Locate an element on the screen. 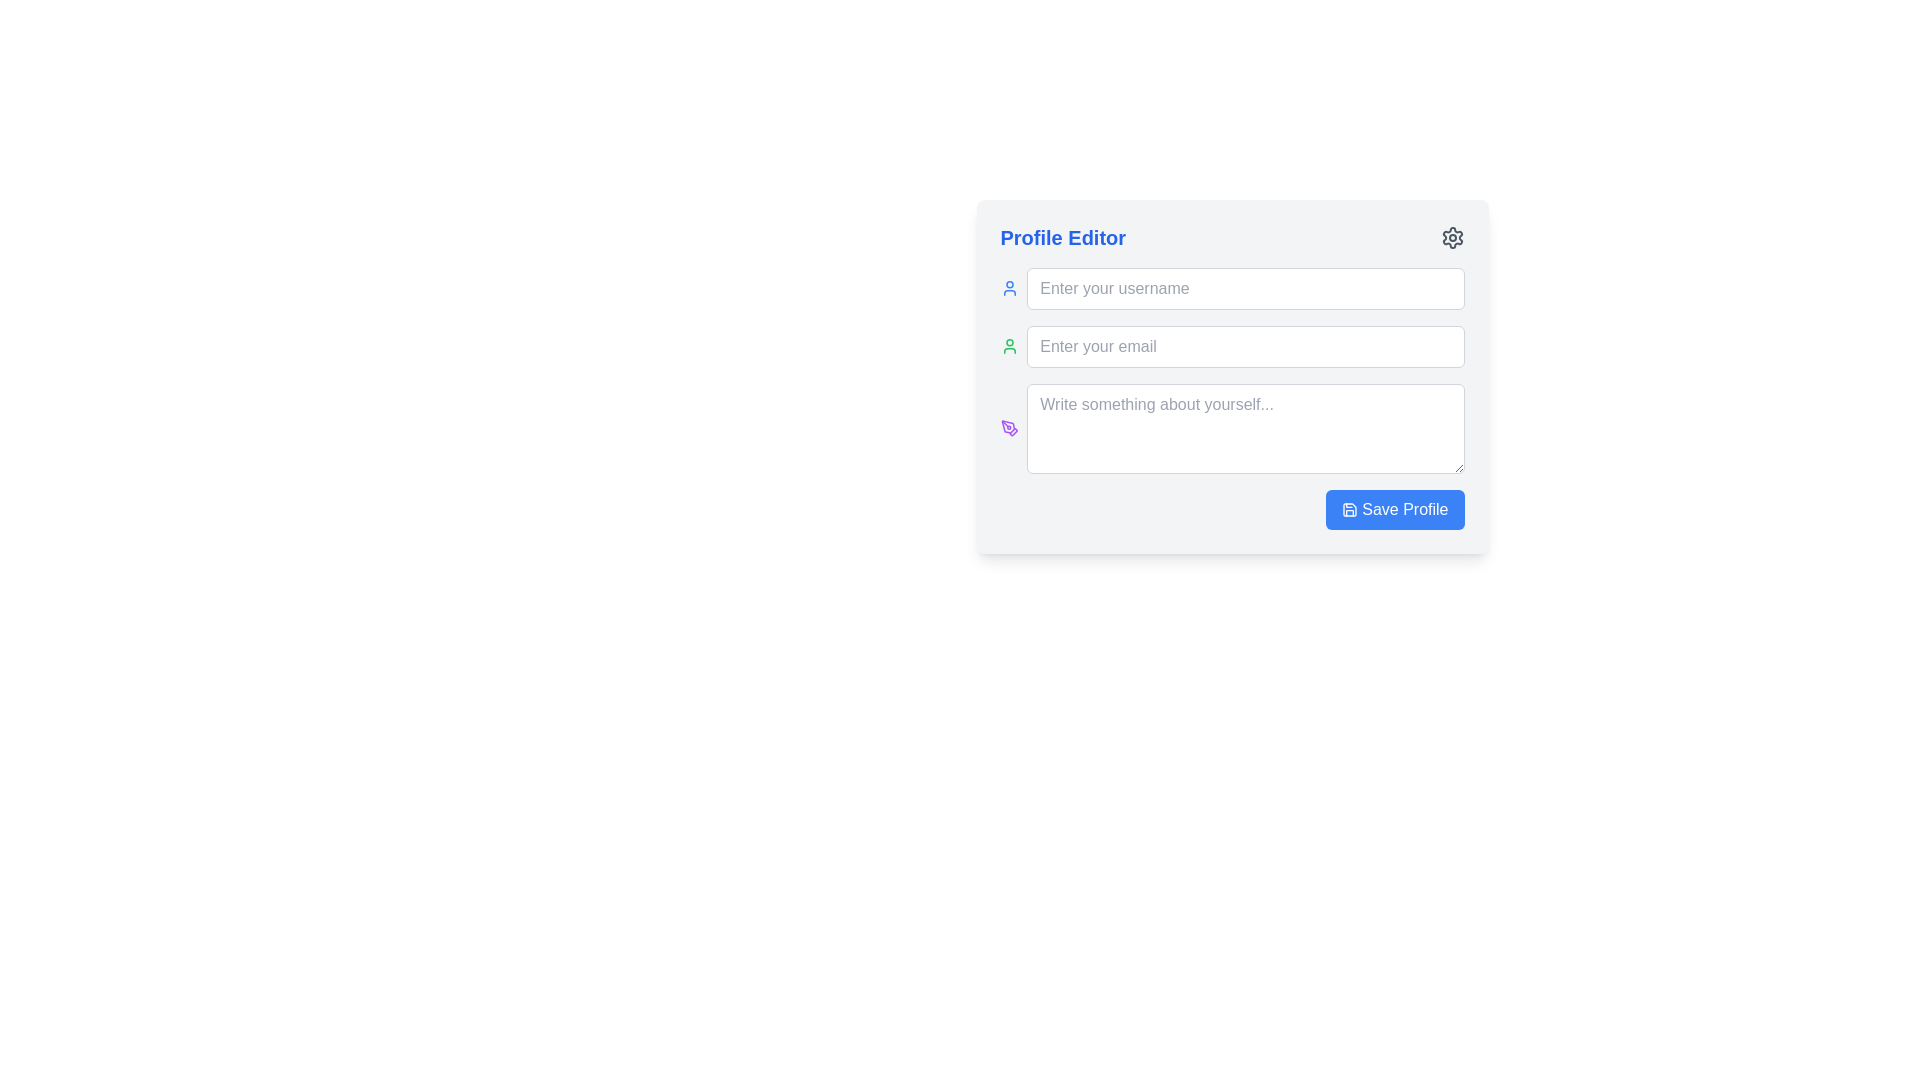 The image size is (1920, 1080). the text area with rounded corners and a light gray border, which has the placeholder text 'Write something about yourself...' is located at coordinates (1244, 427).